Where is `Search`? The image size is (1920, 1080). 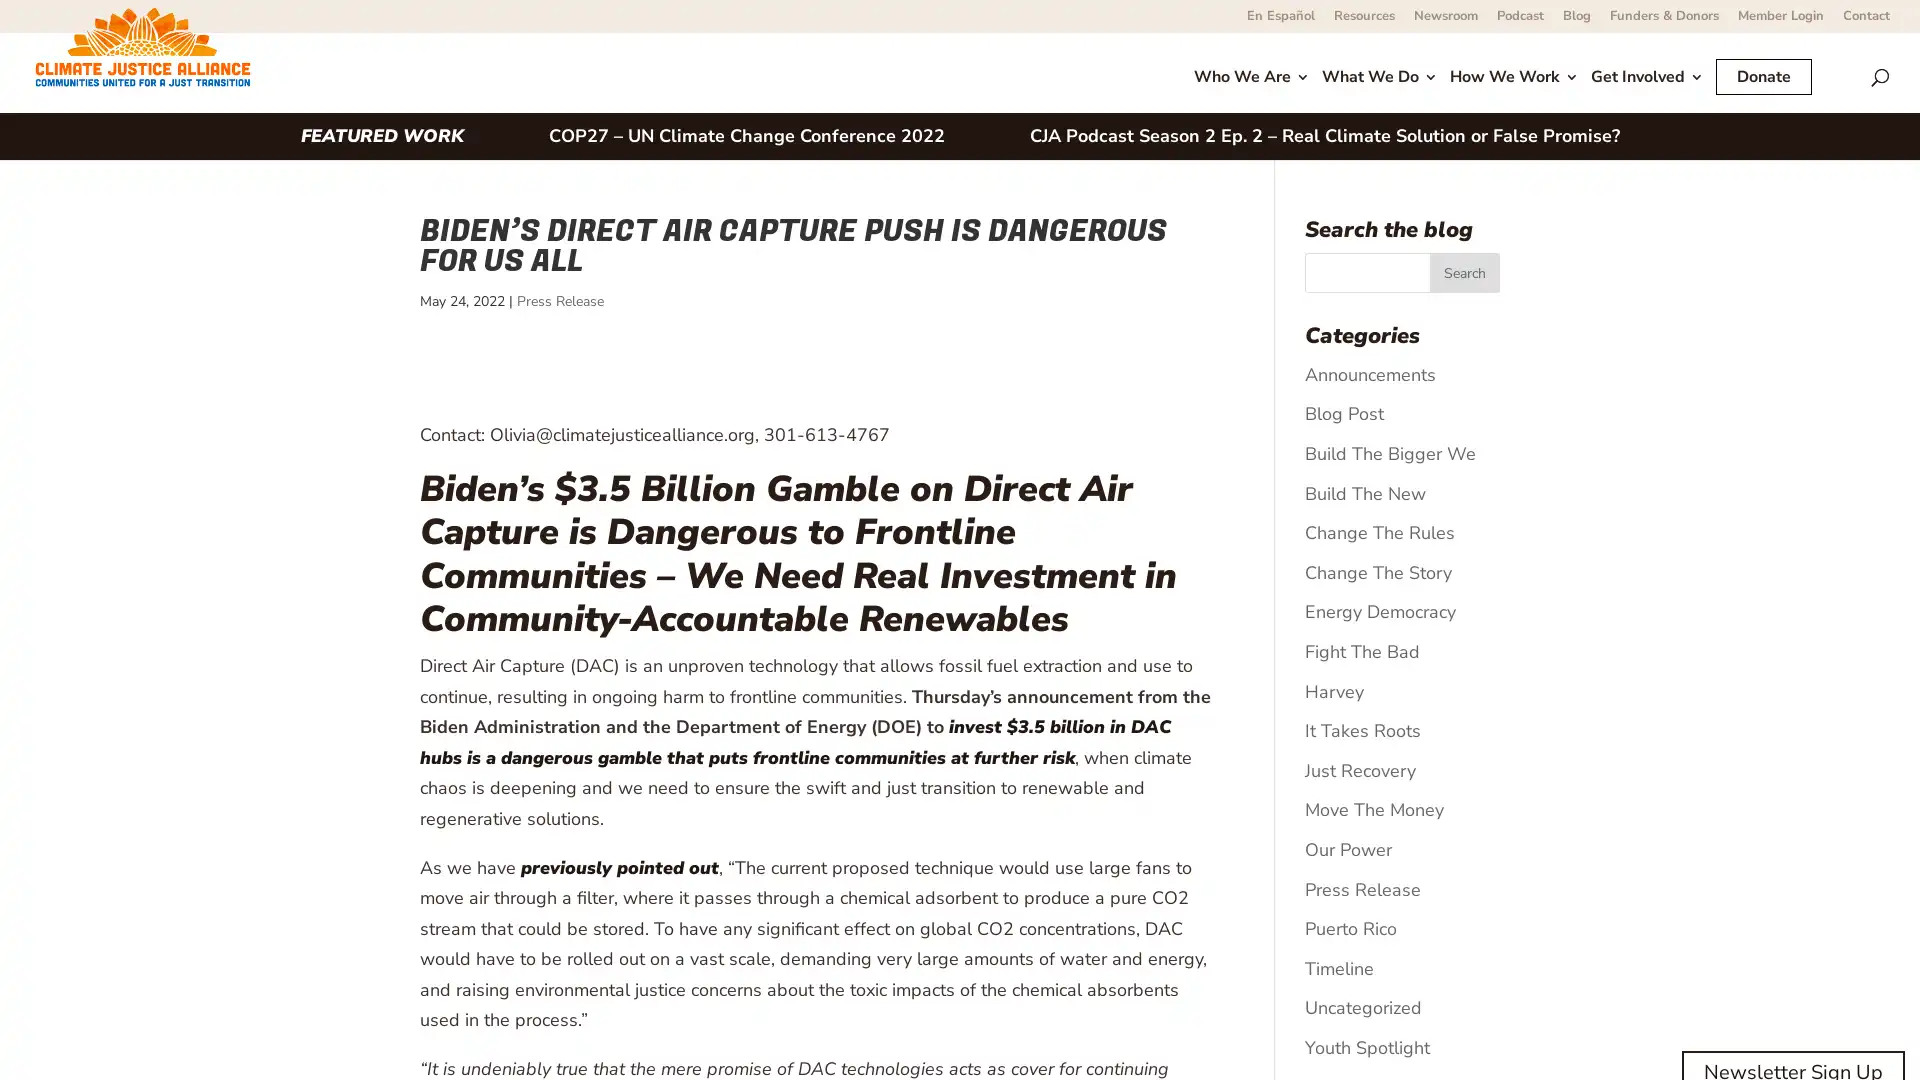 Search is located at coordinates (1464, 273).